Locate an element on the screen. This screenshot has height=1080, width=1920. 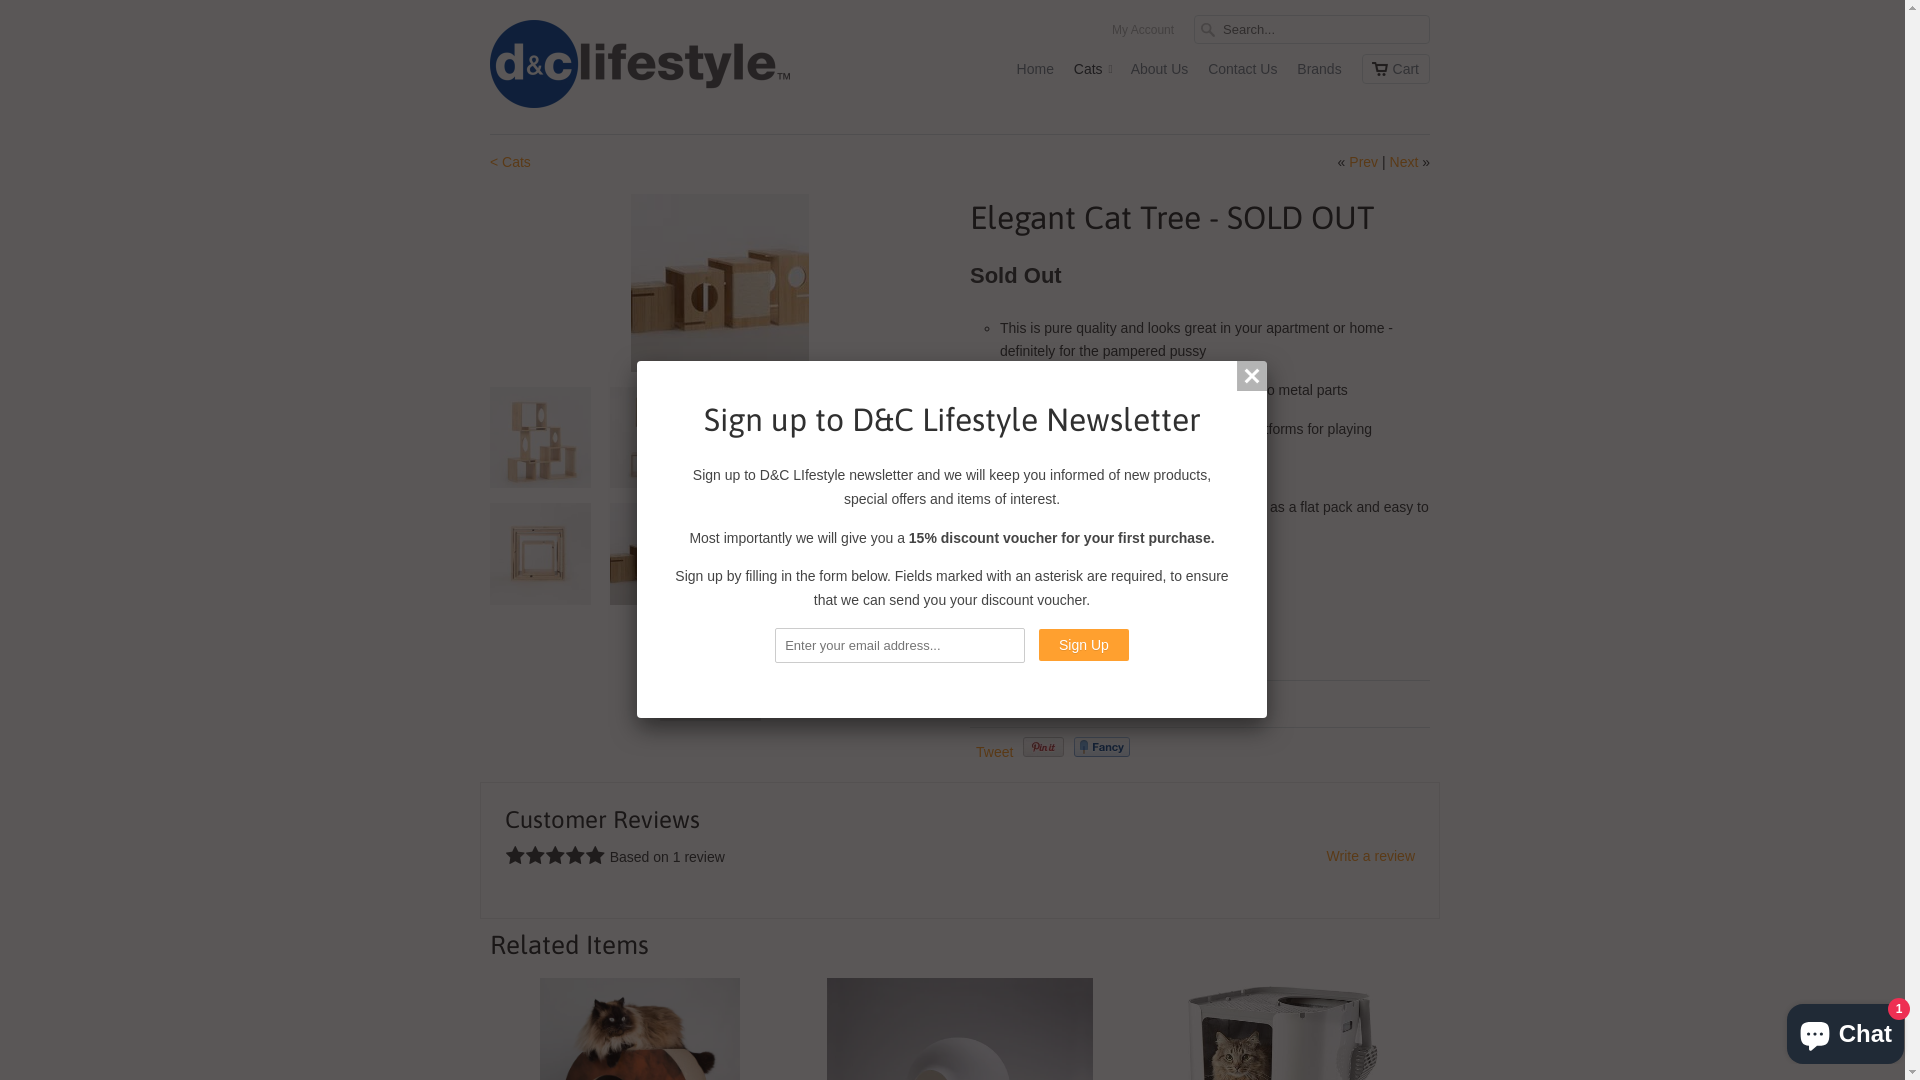
'Home' is located at coordinates (1017, 72).